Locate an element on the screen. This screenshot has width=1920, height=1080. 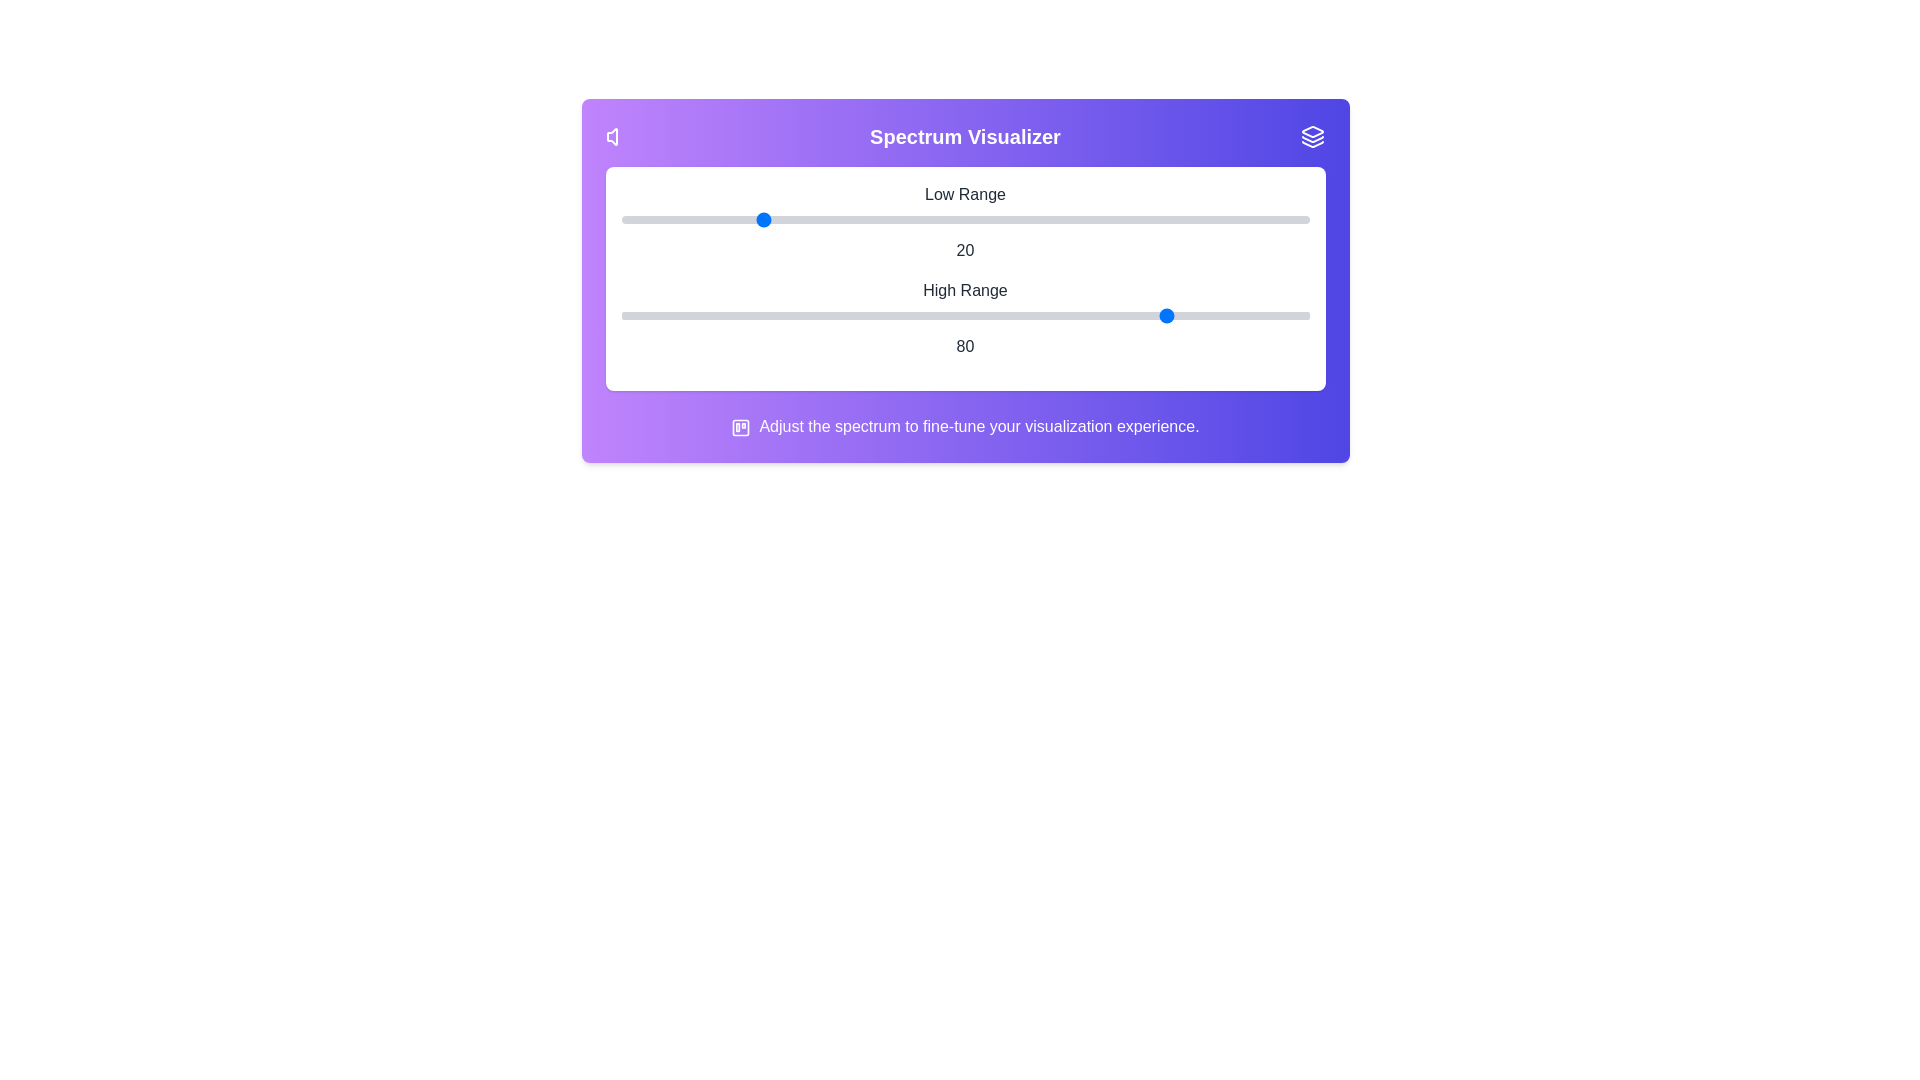
the low range slider to 82 is located at coordinates (1185, 219).